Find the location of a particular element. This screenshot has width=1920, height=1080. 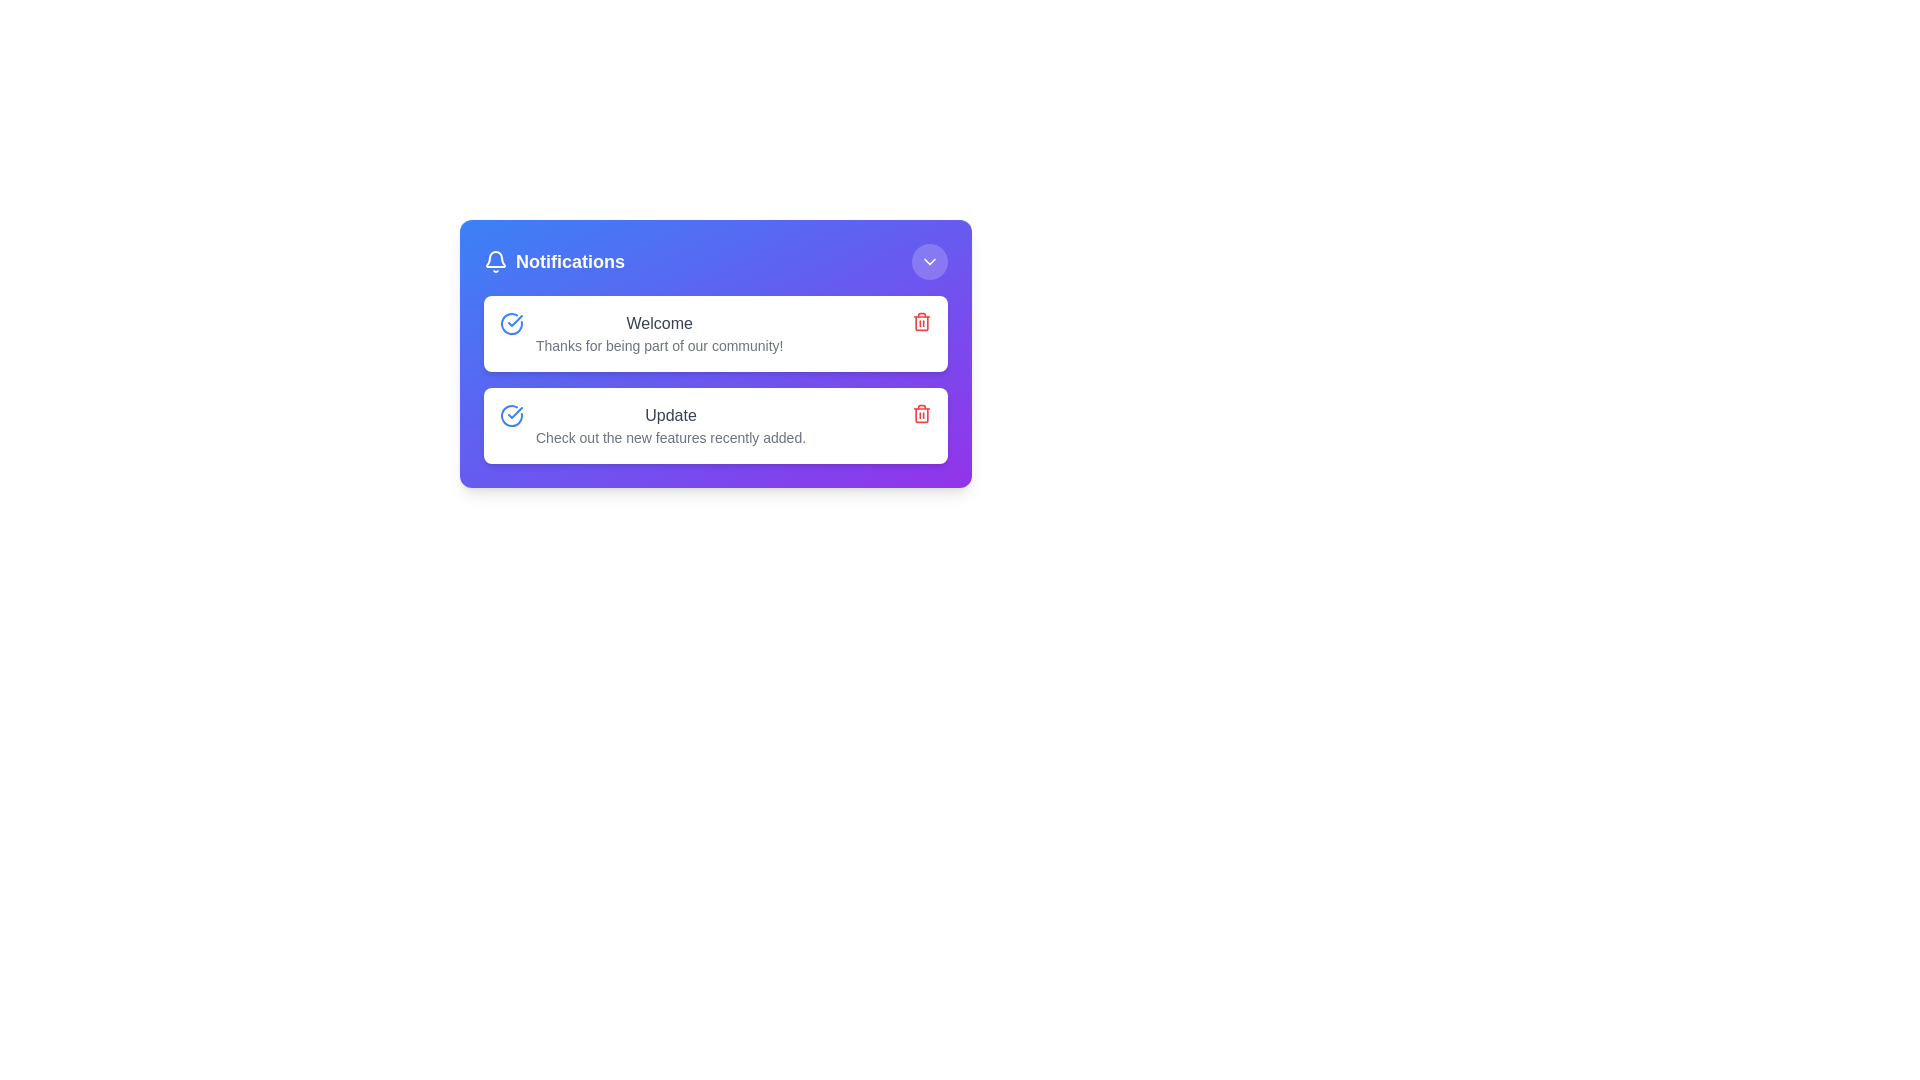

the non-interactive label displaying the text 'Update' in gray color, which is positioned above the descriptive text in the second notification block is located at coordinates (671, 415).